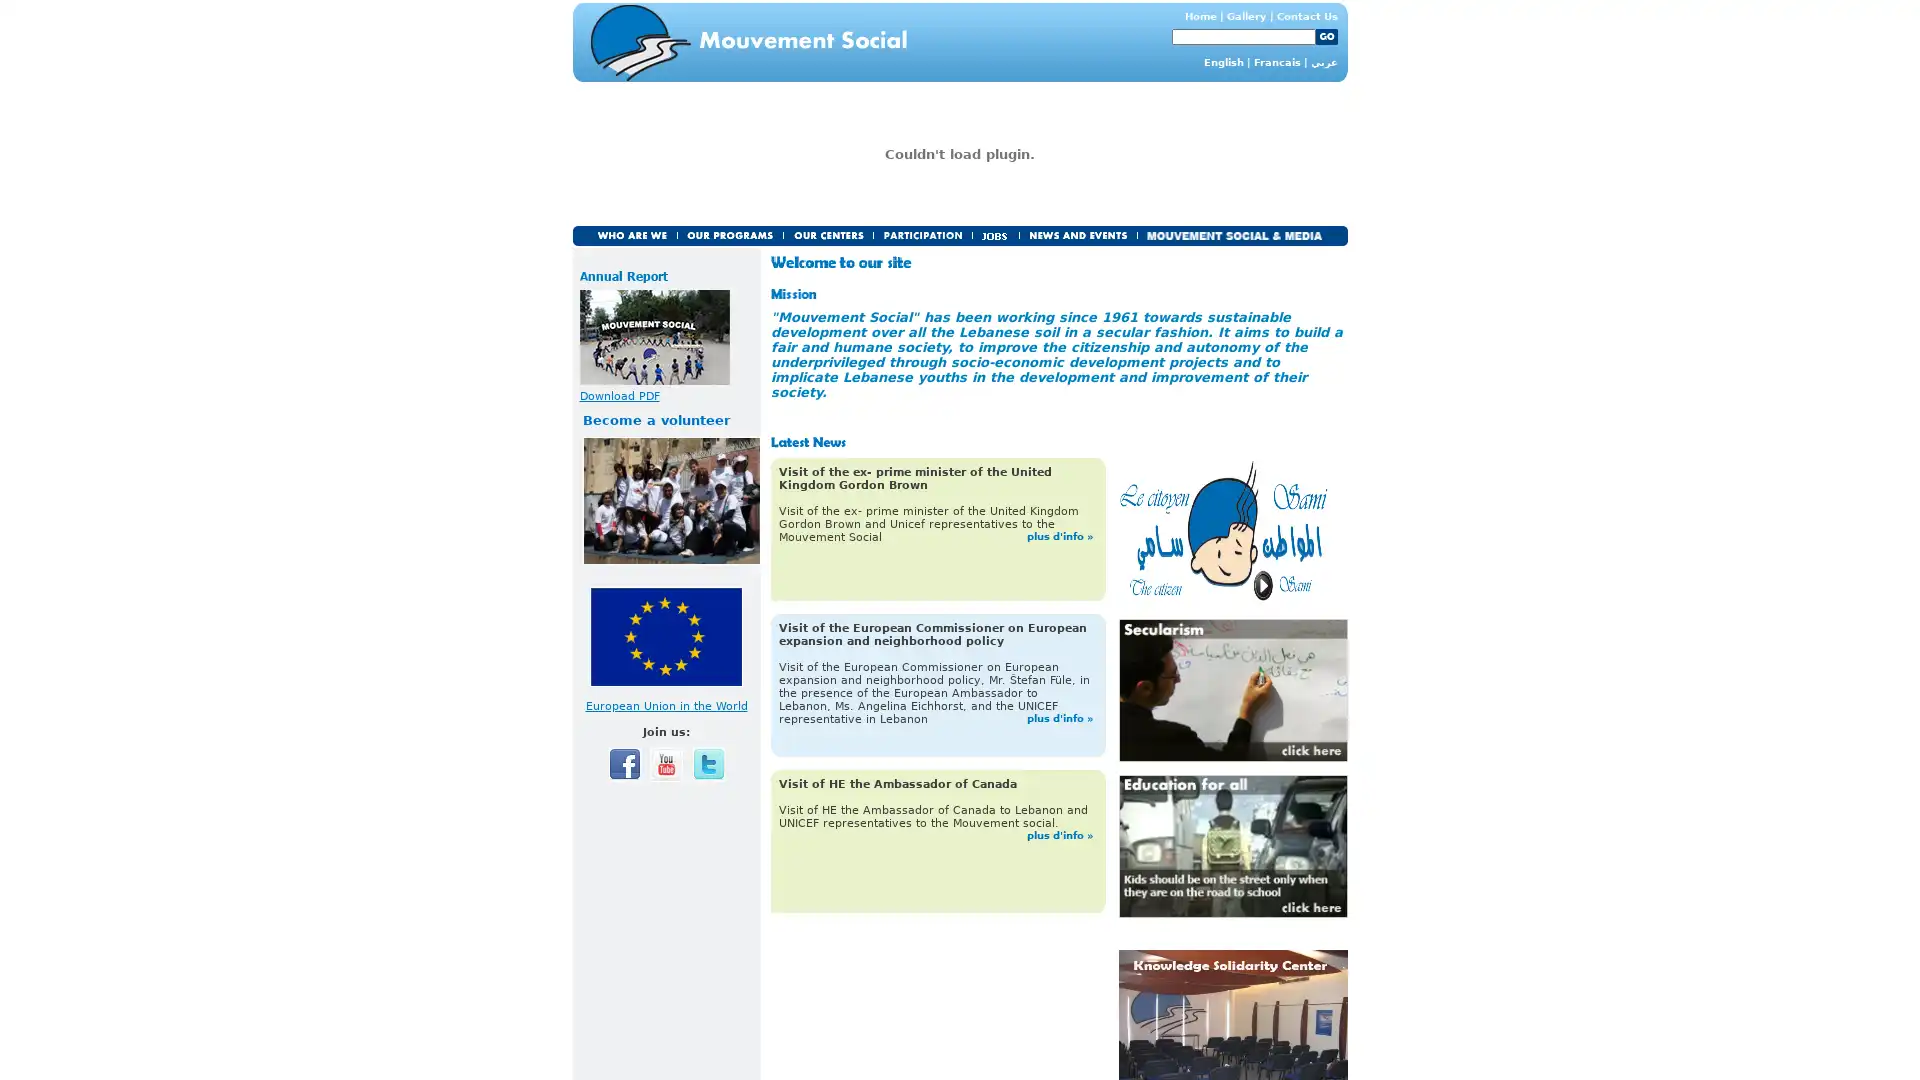 This screenshot has height=1080, width=1920. I want to click on Submit, so click(1325, 37).